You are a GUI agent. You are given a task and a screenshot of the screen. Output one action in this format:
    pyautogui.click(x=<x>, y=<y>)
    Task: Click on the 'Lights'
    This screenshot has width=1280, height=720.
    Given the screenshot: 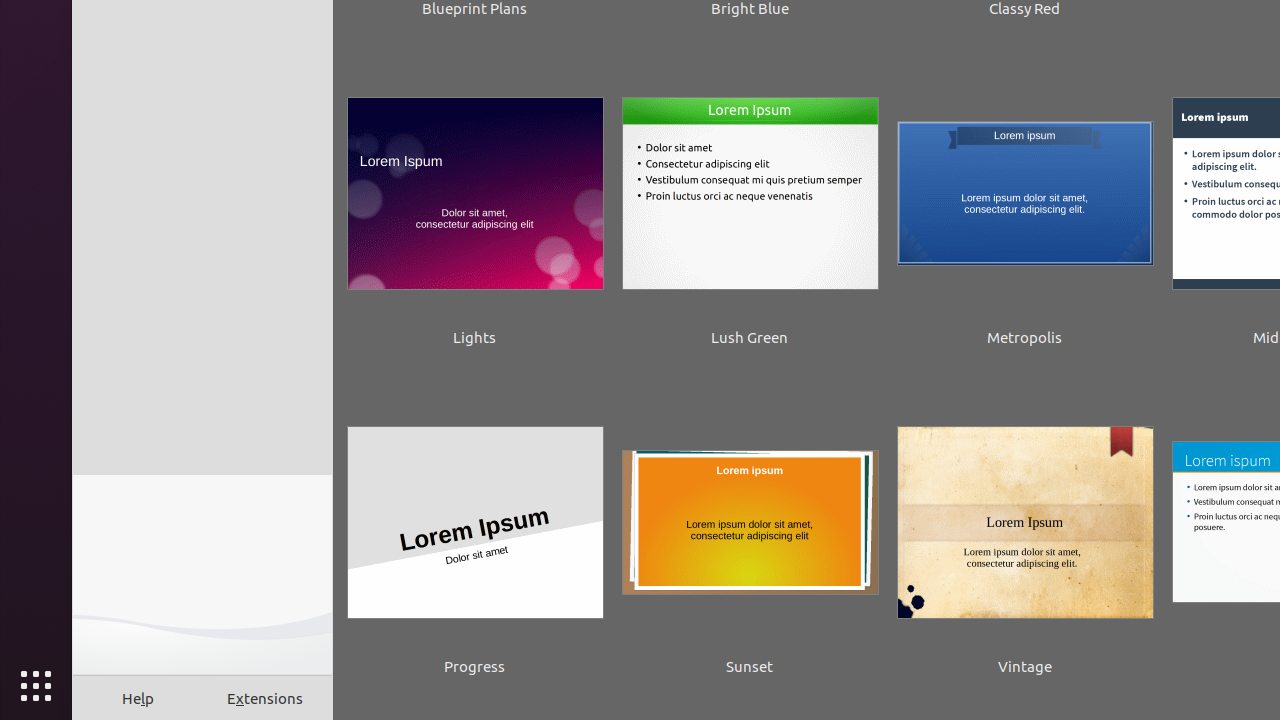 What is the action you would take?
    pyautogui.click(x=474, y=208)
    